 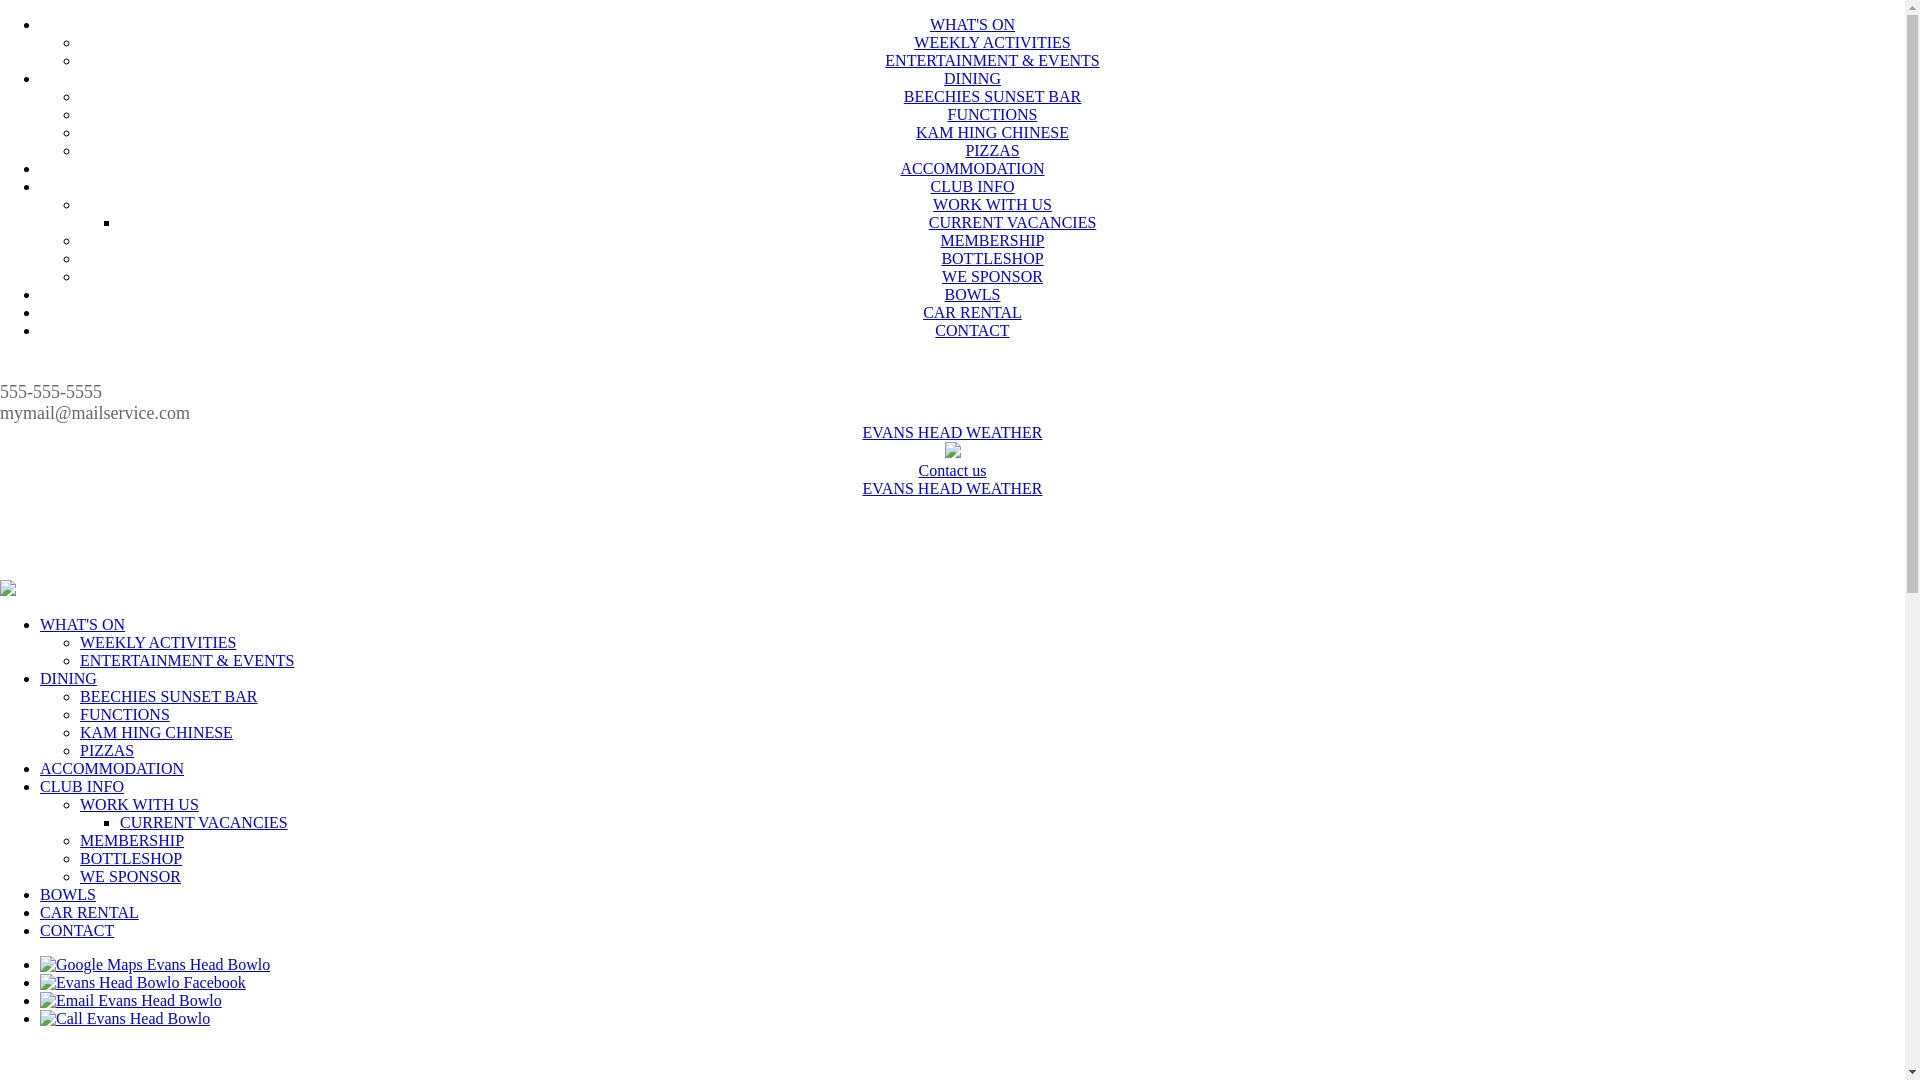 I want to click on 'Contact us', so click(x=950, y=470).